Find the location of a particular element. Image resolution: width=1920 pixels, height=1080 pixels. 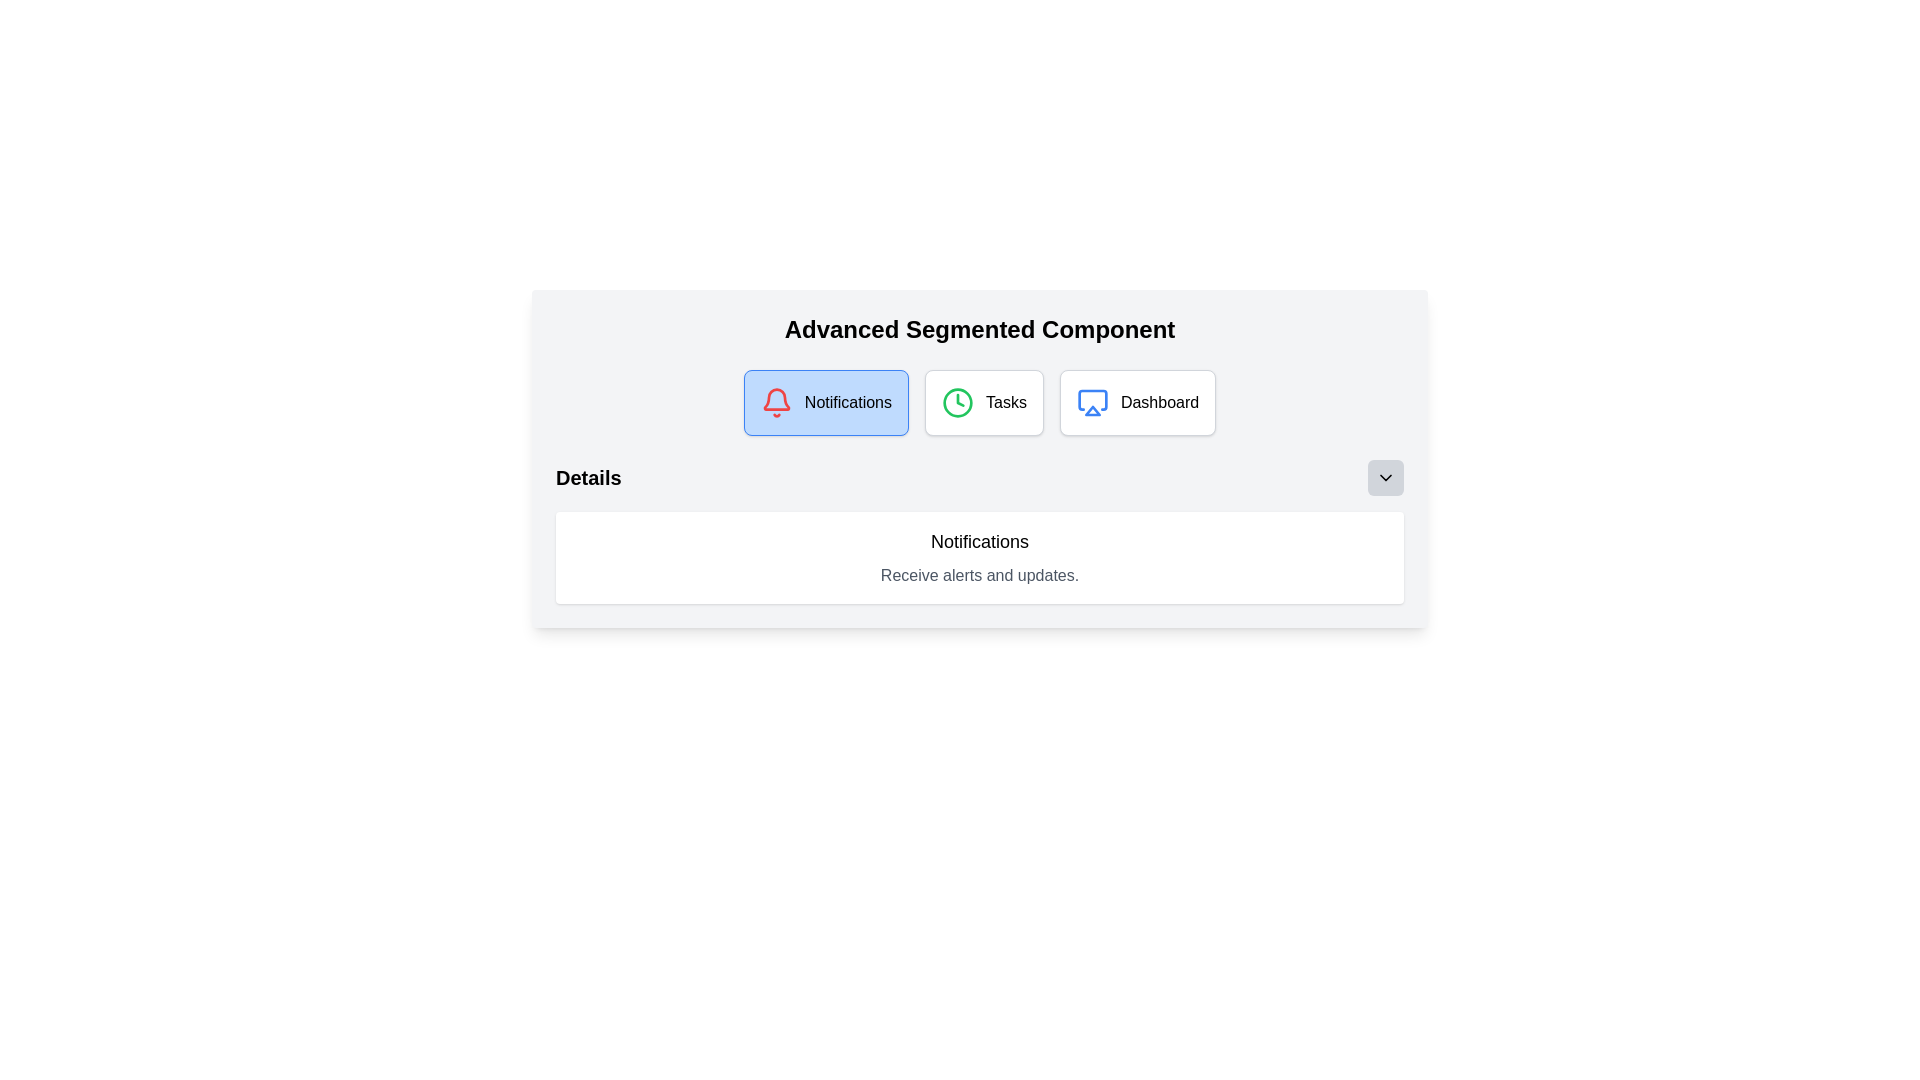

the downward-facing chevron arrow icon within the pale gray circular button located at the top-right corner of the 'Details' section is located at coordinates (1385, 478).